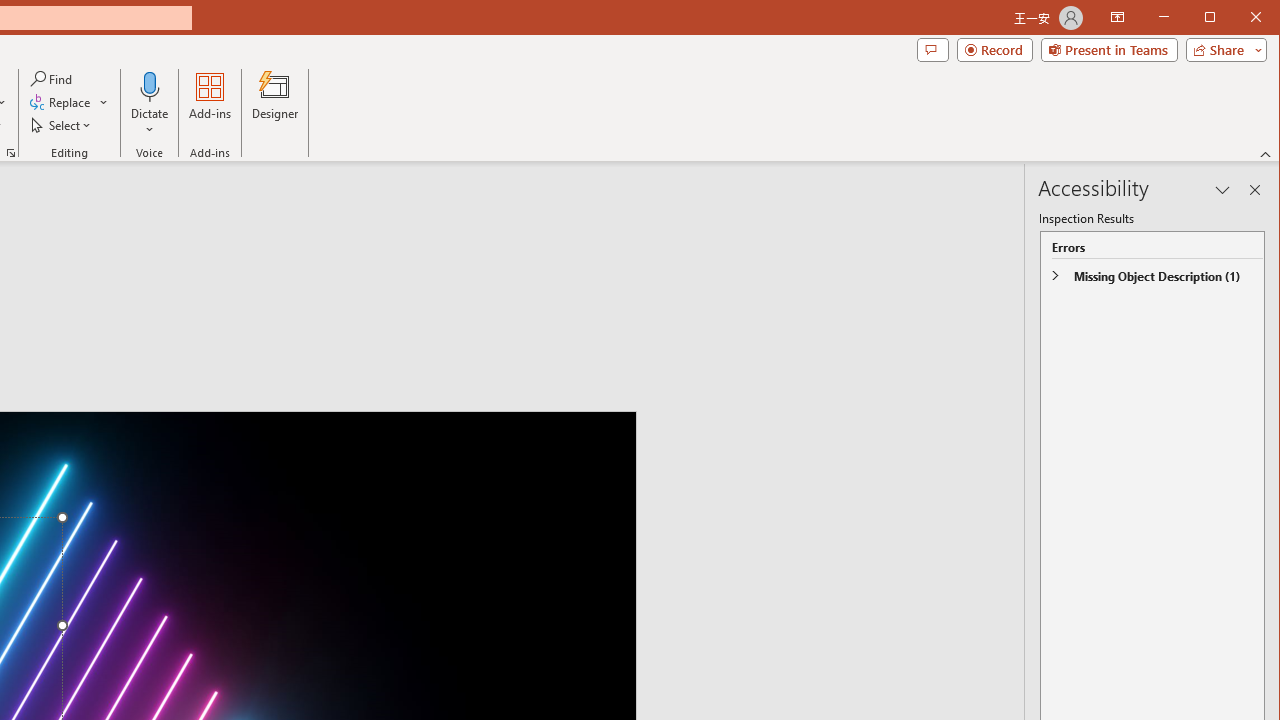 Image resolution: width=1280 pixels, height=720 pixels. Describe the element at coordinates (62, 125) in the screenshot. I see `'Select'` at that location.